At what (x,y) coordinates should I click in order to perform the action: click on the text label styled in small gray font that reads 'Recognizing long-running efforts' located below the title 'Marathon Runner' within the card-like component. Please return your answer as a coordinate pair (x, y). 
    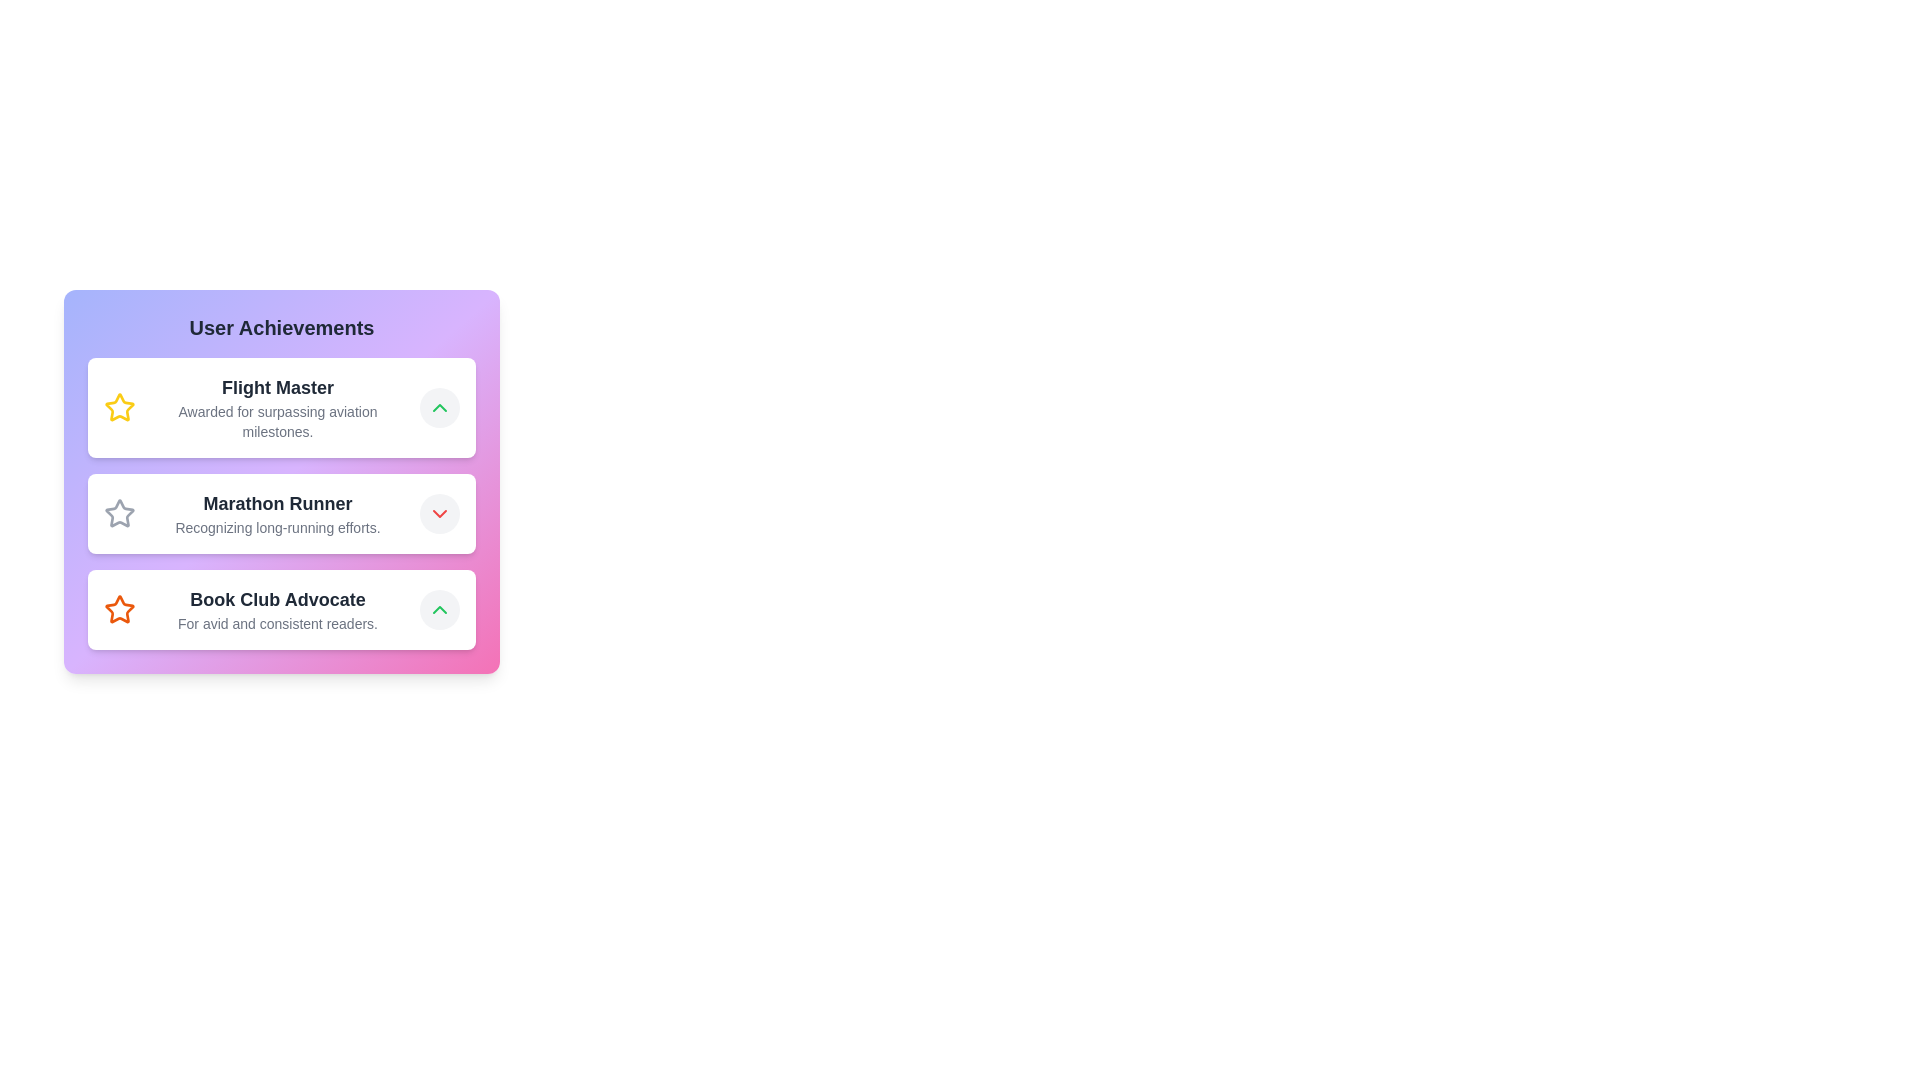
    Looking at the image, I should click on (277, 527).